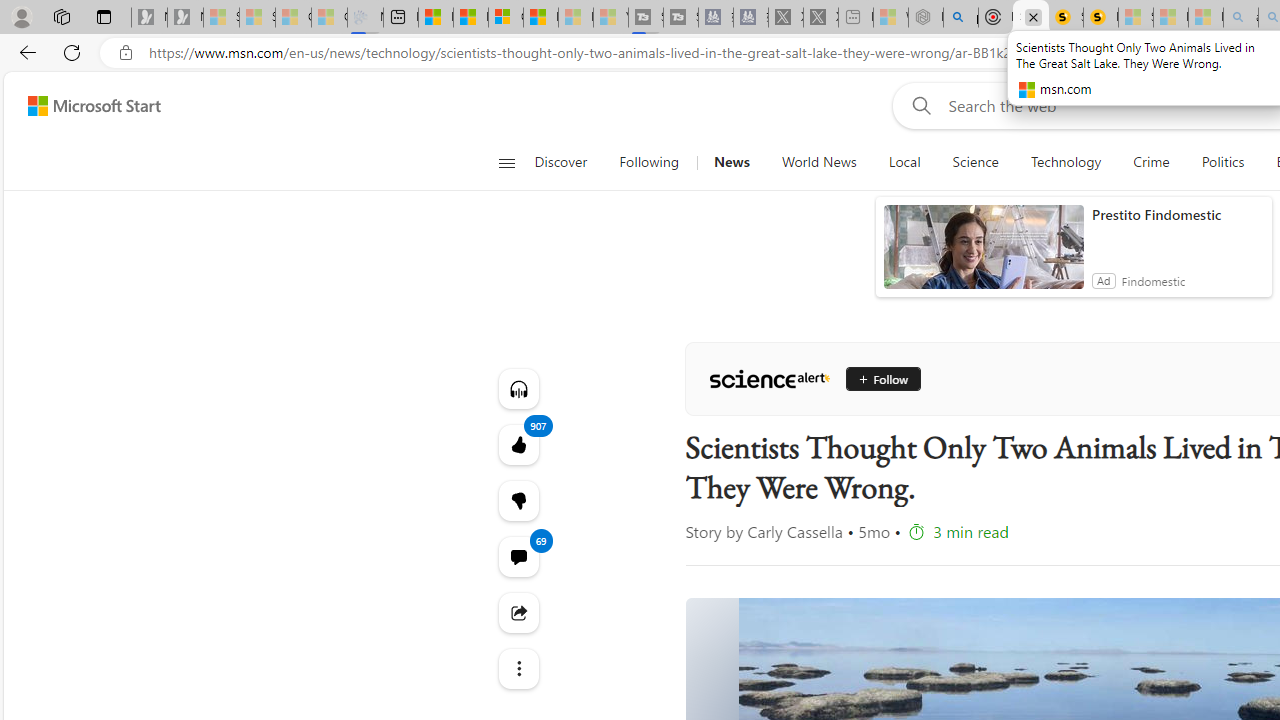  I want to click on 'anim-content', so click(983, 254).